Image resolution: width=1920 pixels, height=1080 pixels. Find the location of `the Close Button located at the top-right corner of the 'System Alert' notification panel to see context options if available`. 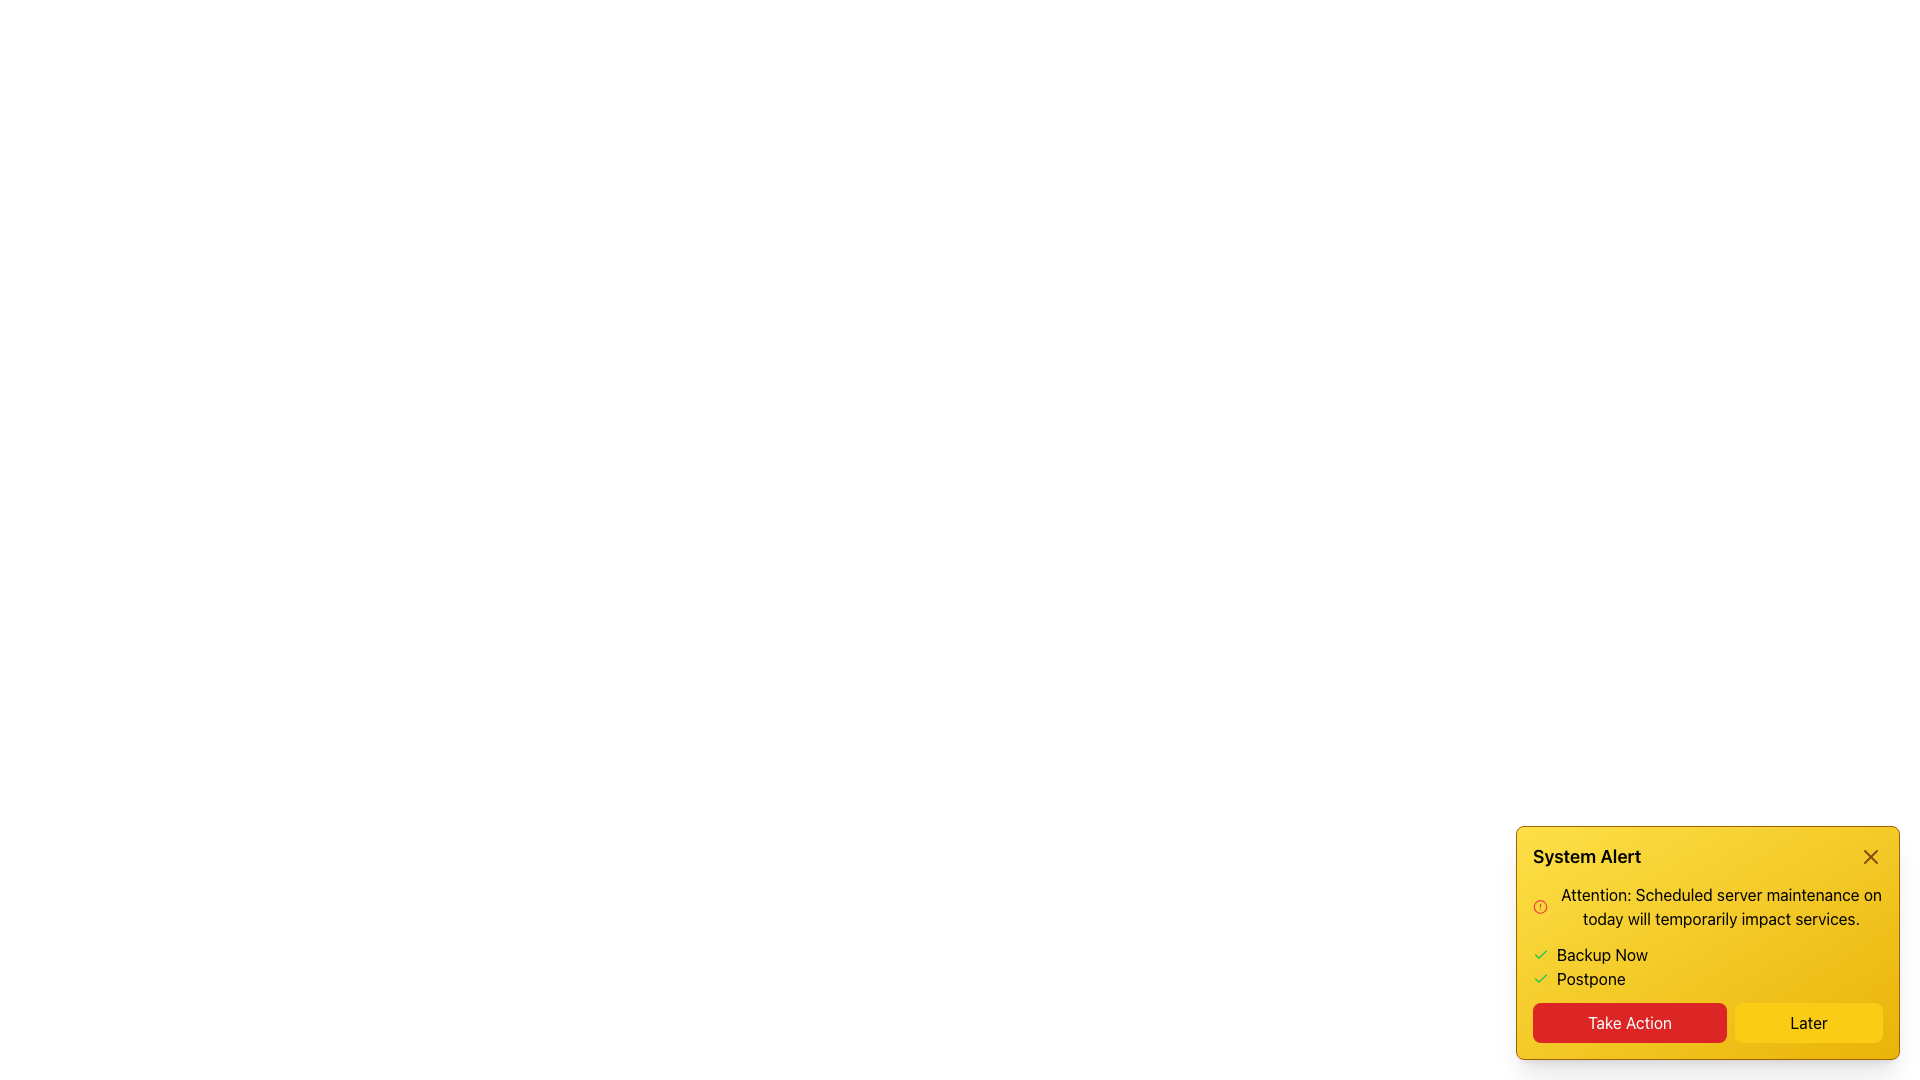

the Close Button located at the top-right corner of the 'System Alert' notification panel to see context options if available is located at coordinates (1870, 855).